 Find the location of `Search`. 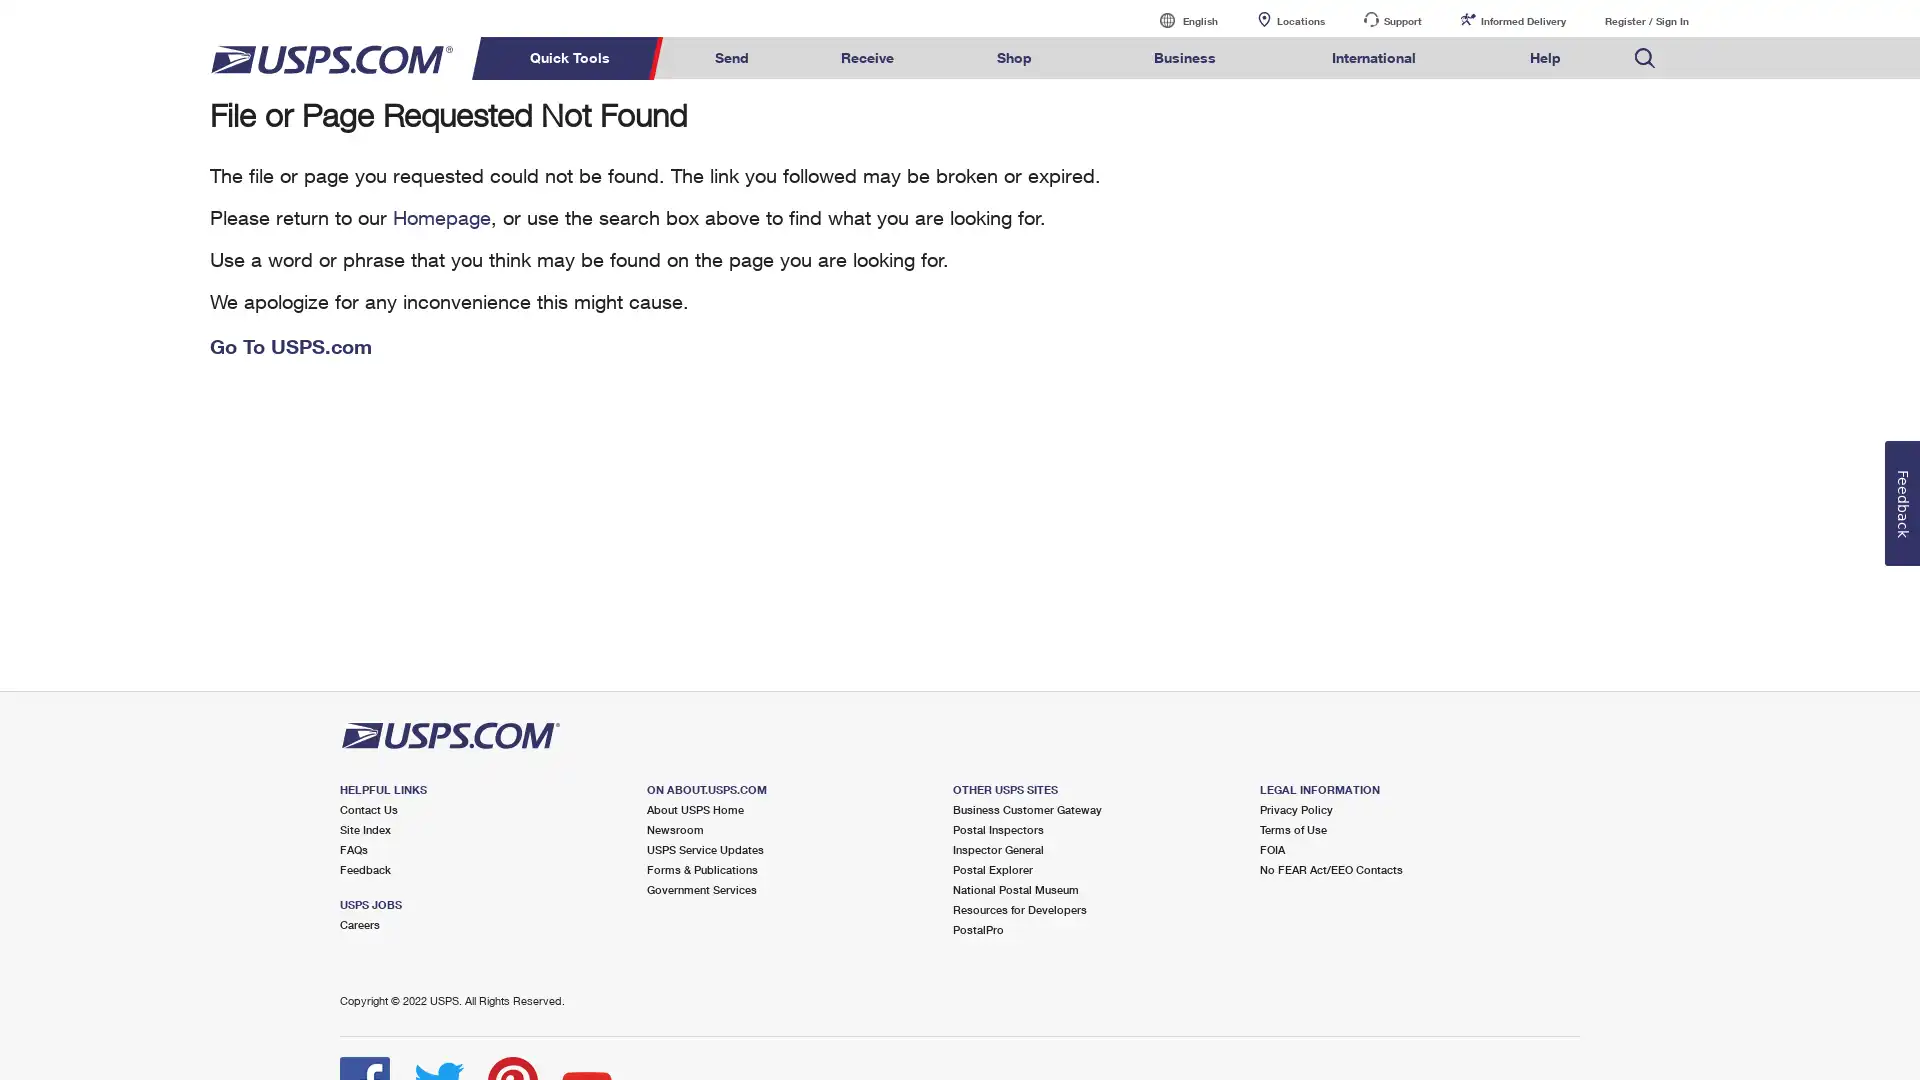

Search is located at coordinates (1260, 540).